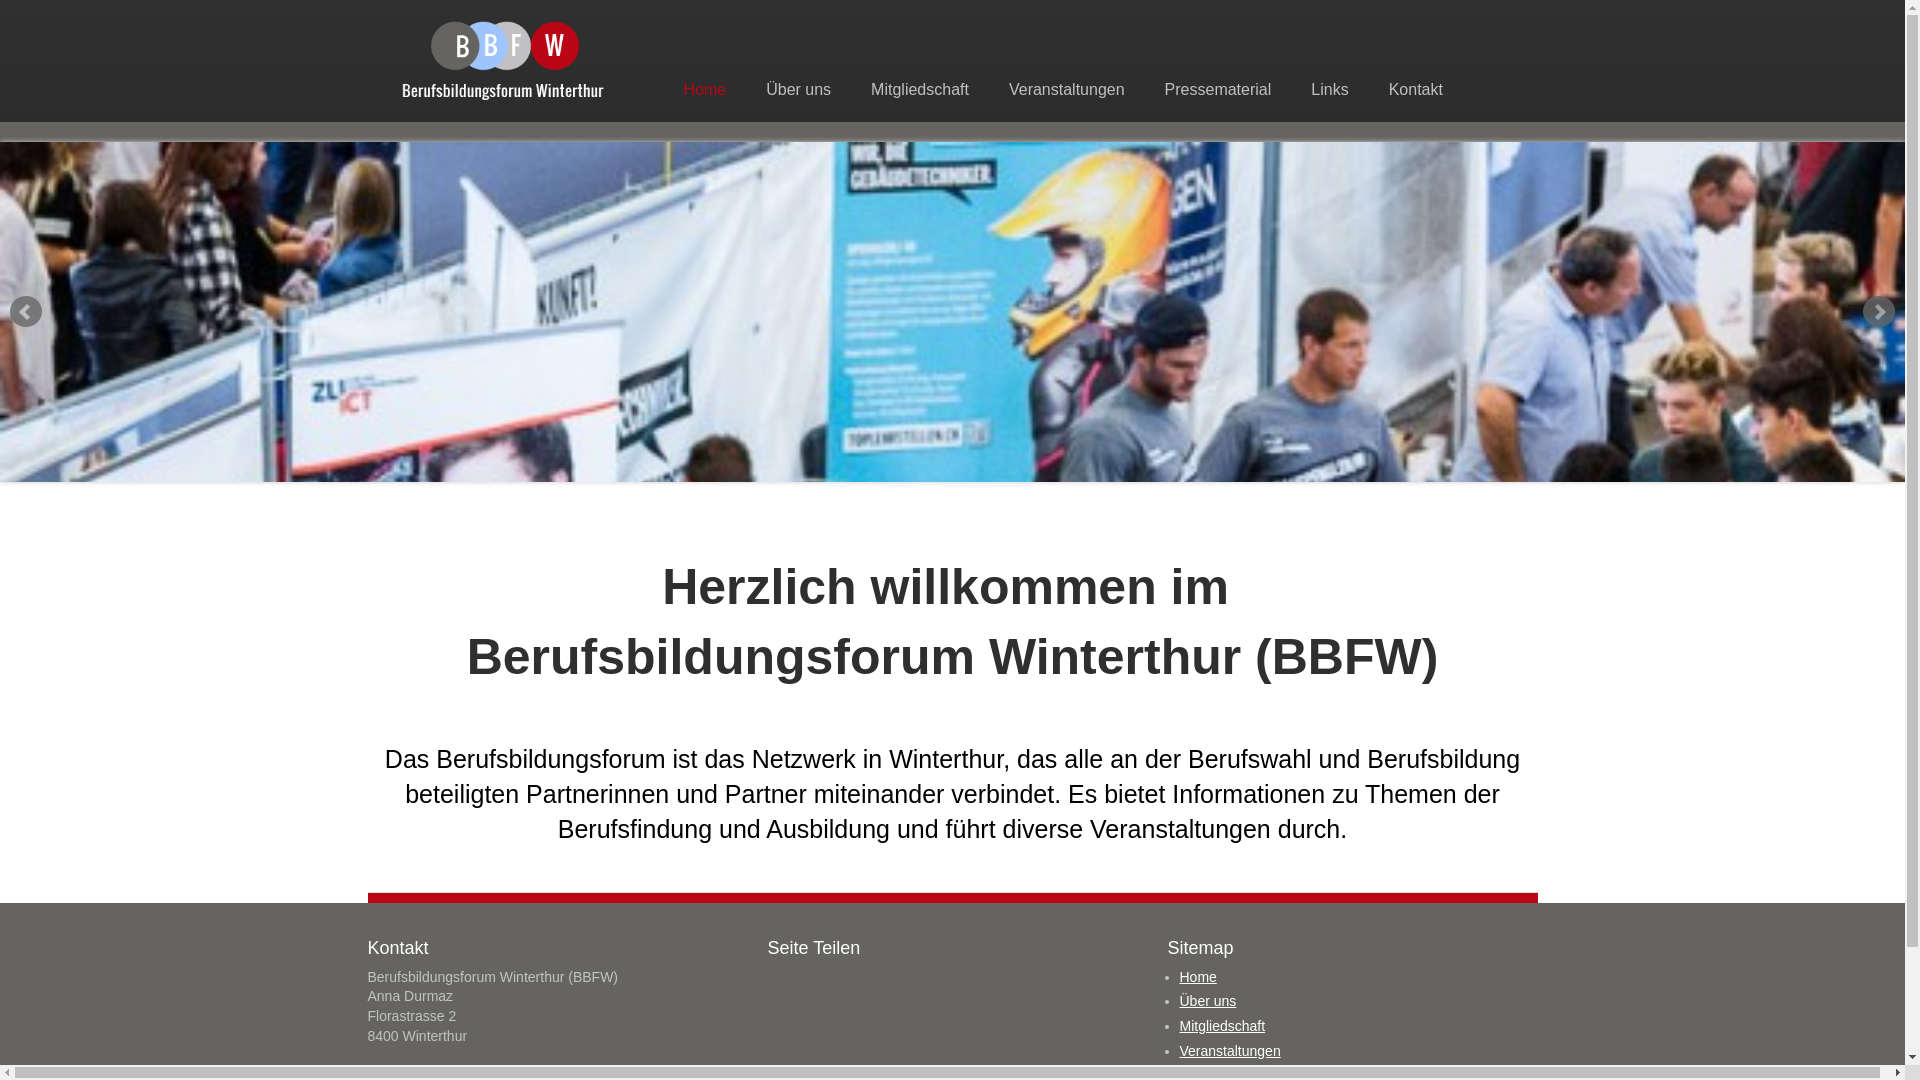  I want to click on 'Mitgliedschaft', so click(919, 88).